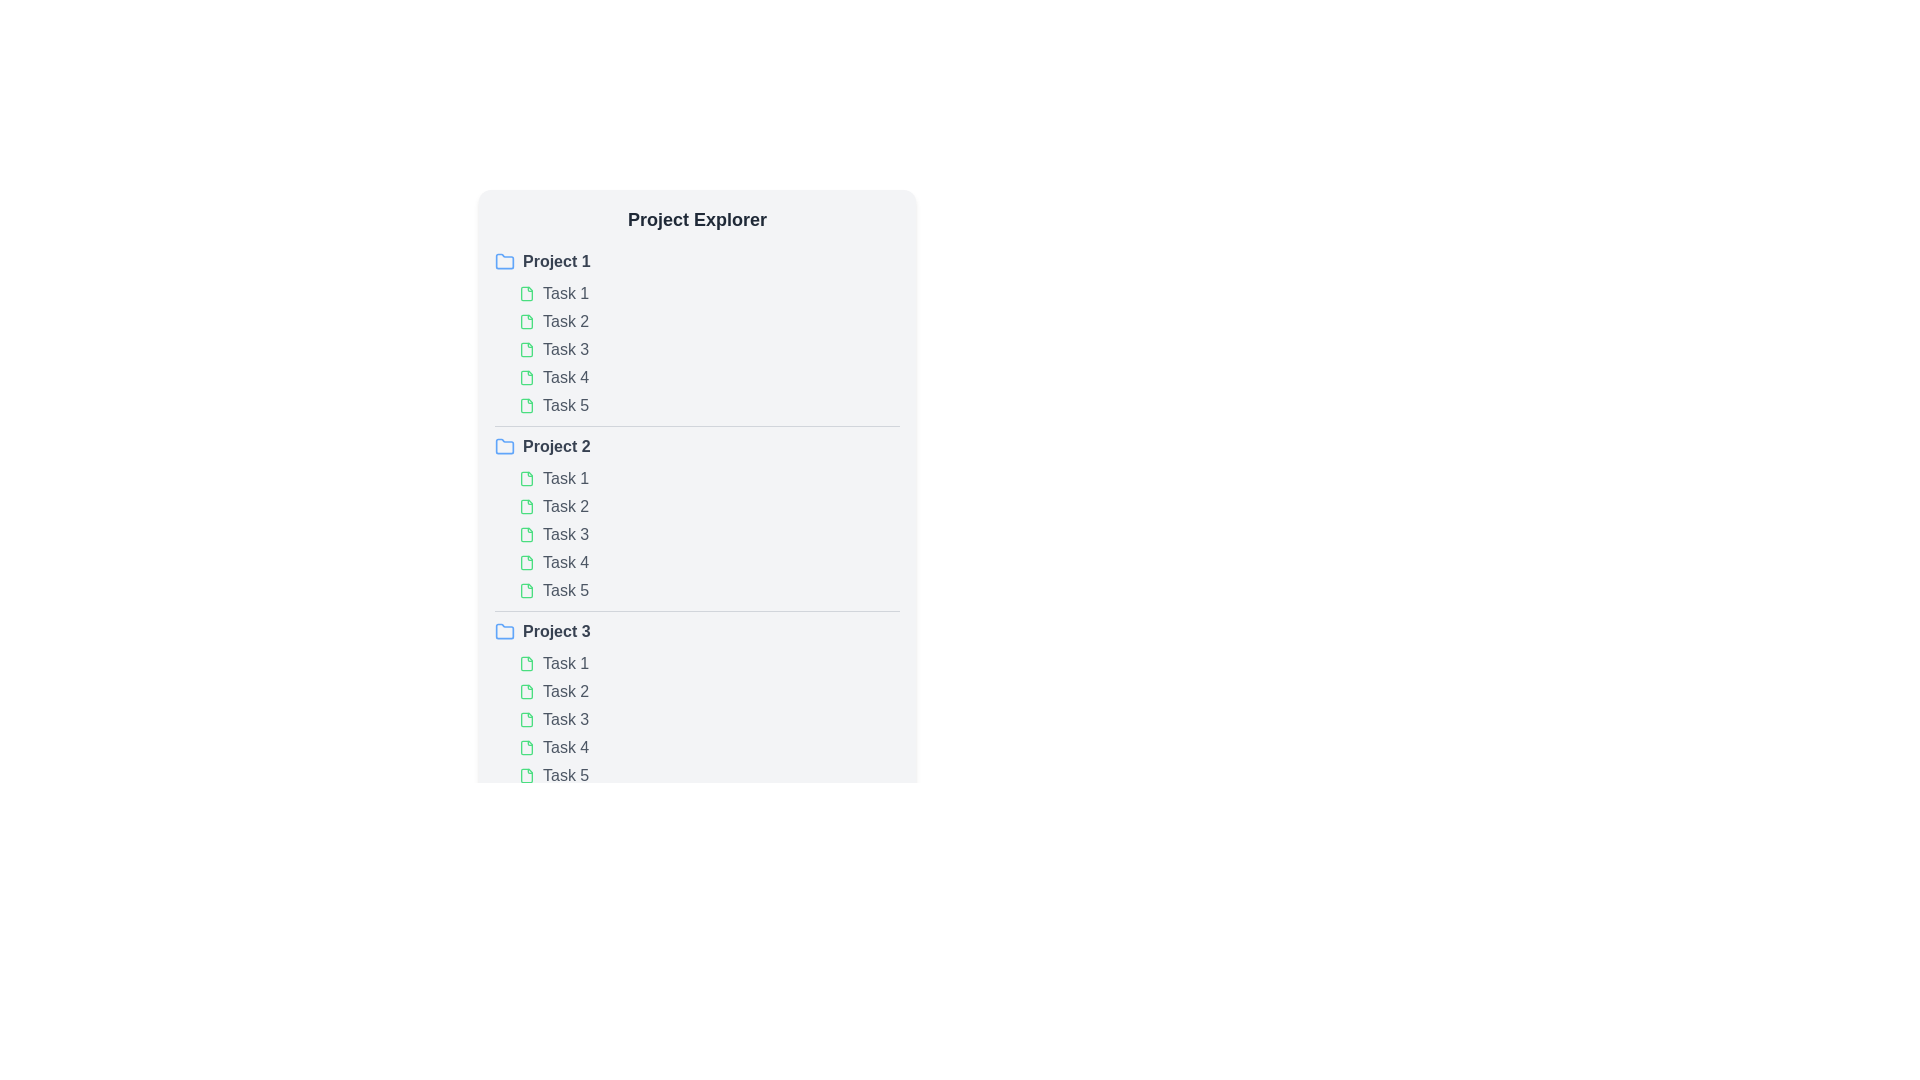  I want to click on the prominent rectangular text header labeled 'Project Explorer' at the top center of the interface, which features bold, large-sized dark gray text against a light gray background, so click(697, 219).